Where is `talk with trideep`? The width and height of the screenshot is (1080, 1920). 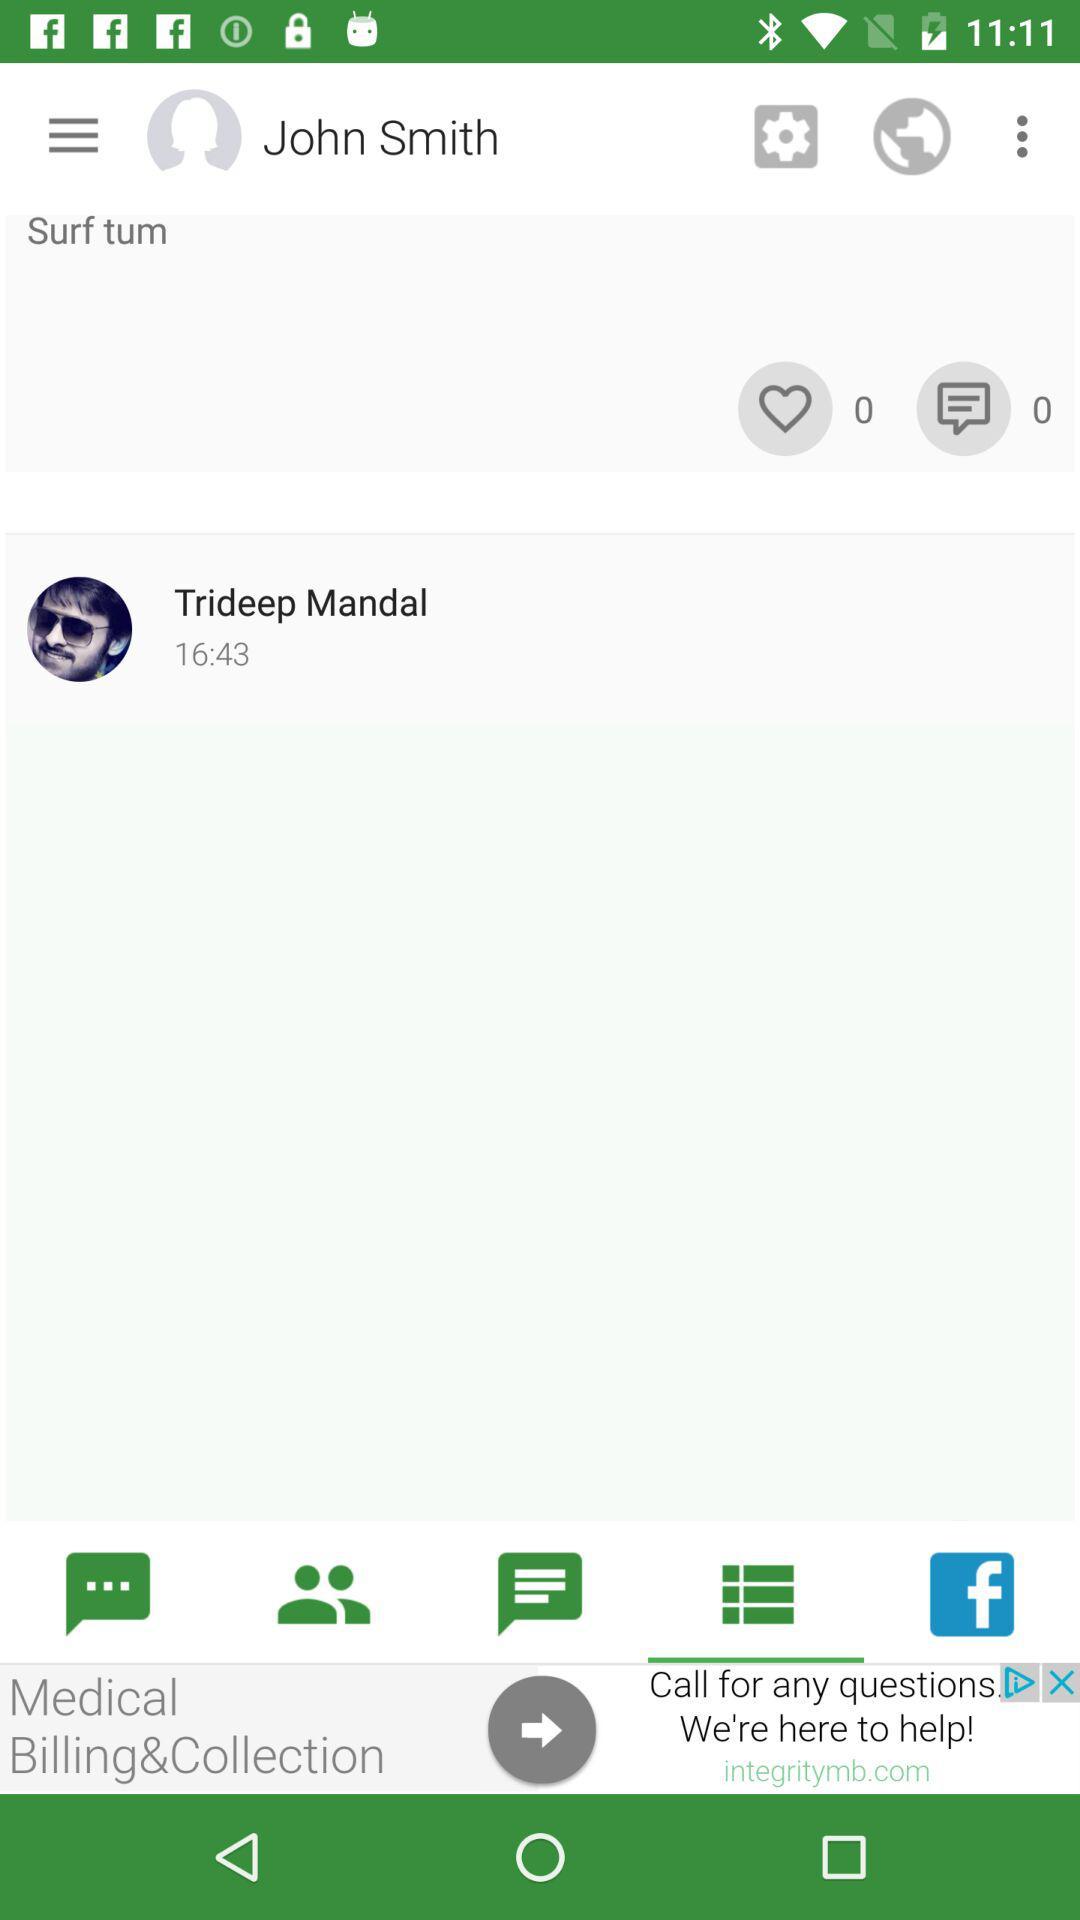
talk with trideep is located at coordinates (540, 1122).